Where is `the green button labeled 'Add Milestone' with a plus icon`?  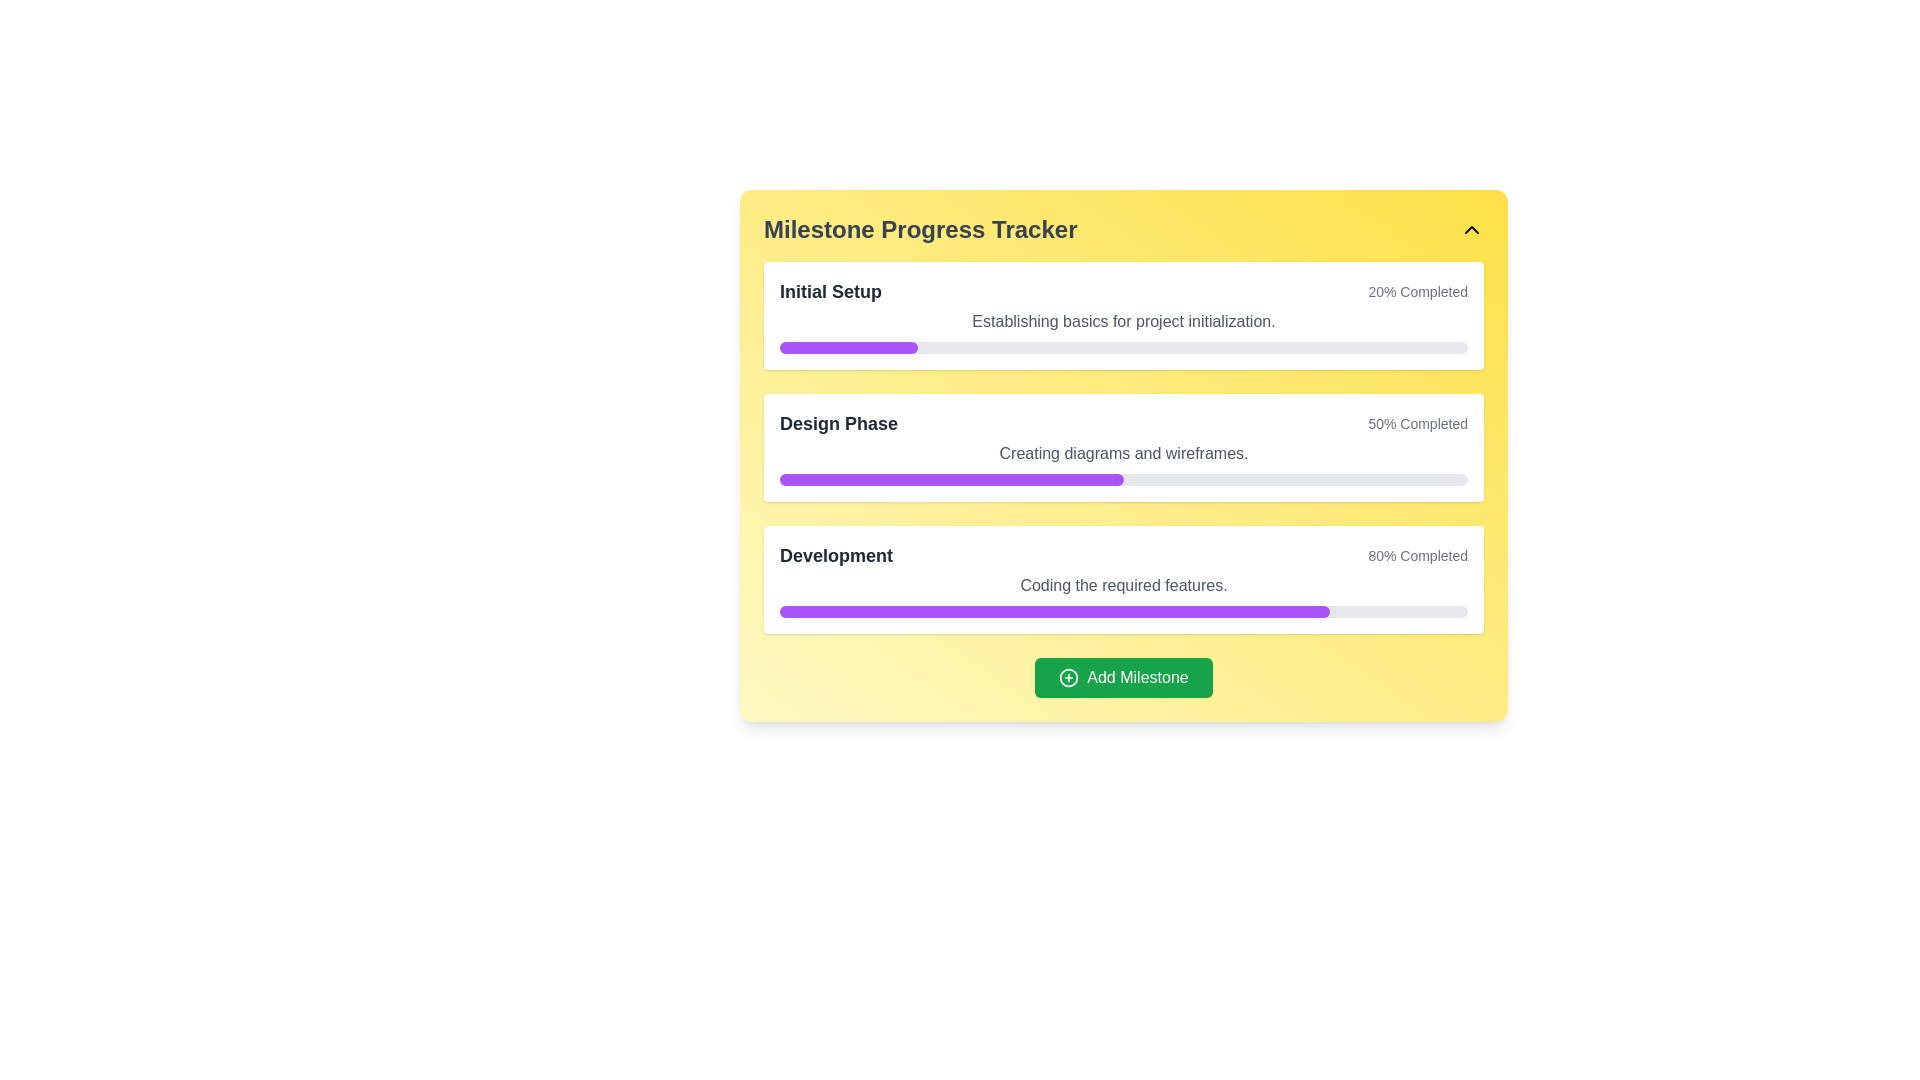 the green button labeled 'Add Milestone' with a plus icon is located at coordinates (1123, 677).